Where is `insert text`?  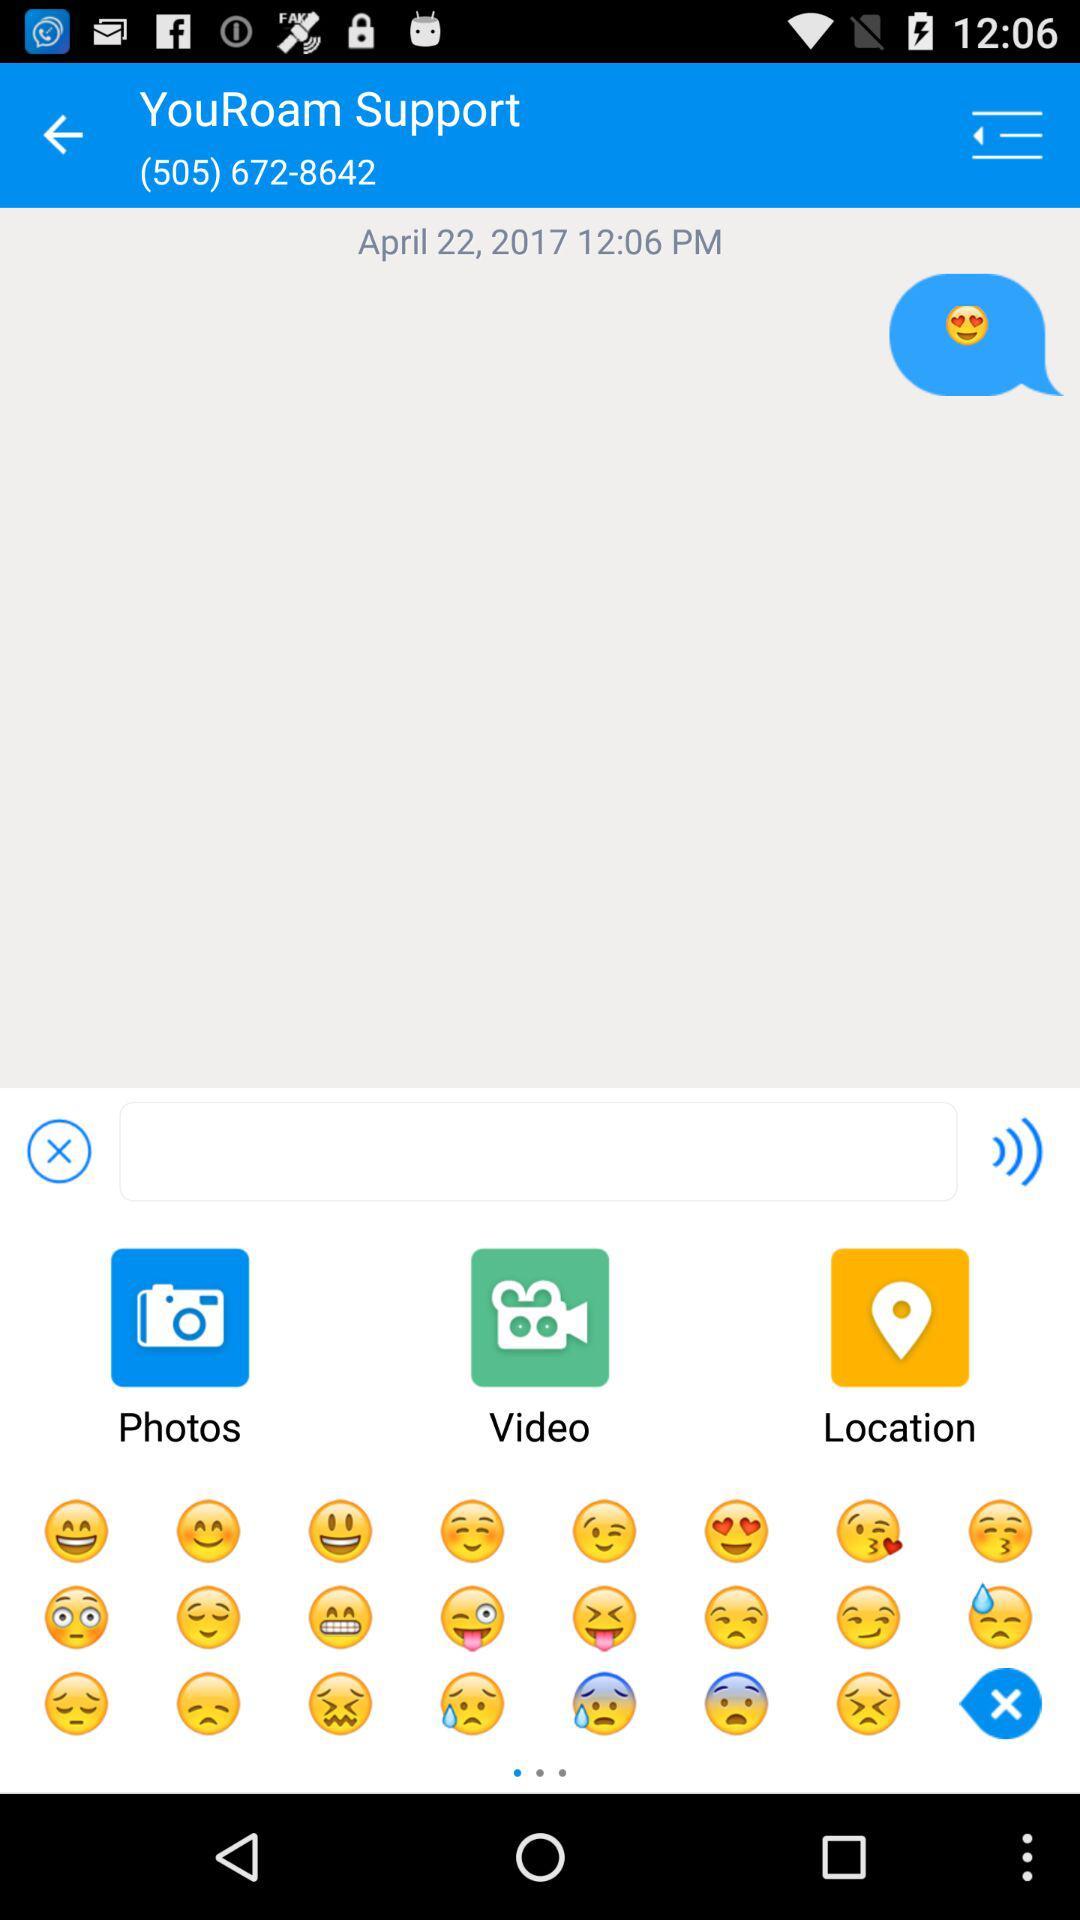
insert text is located at coordinates (537, 1151).